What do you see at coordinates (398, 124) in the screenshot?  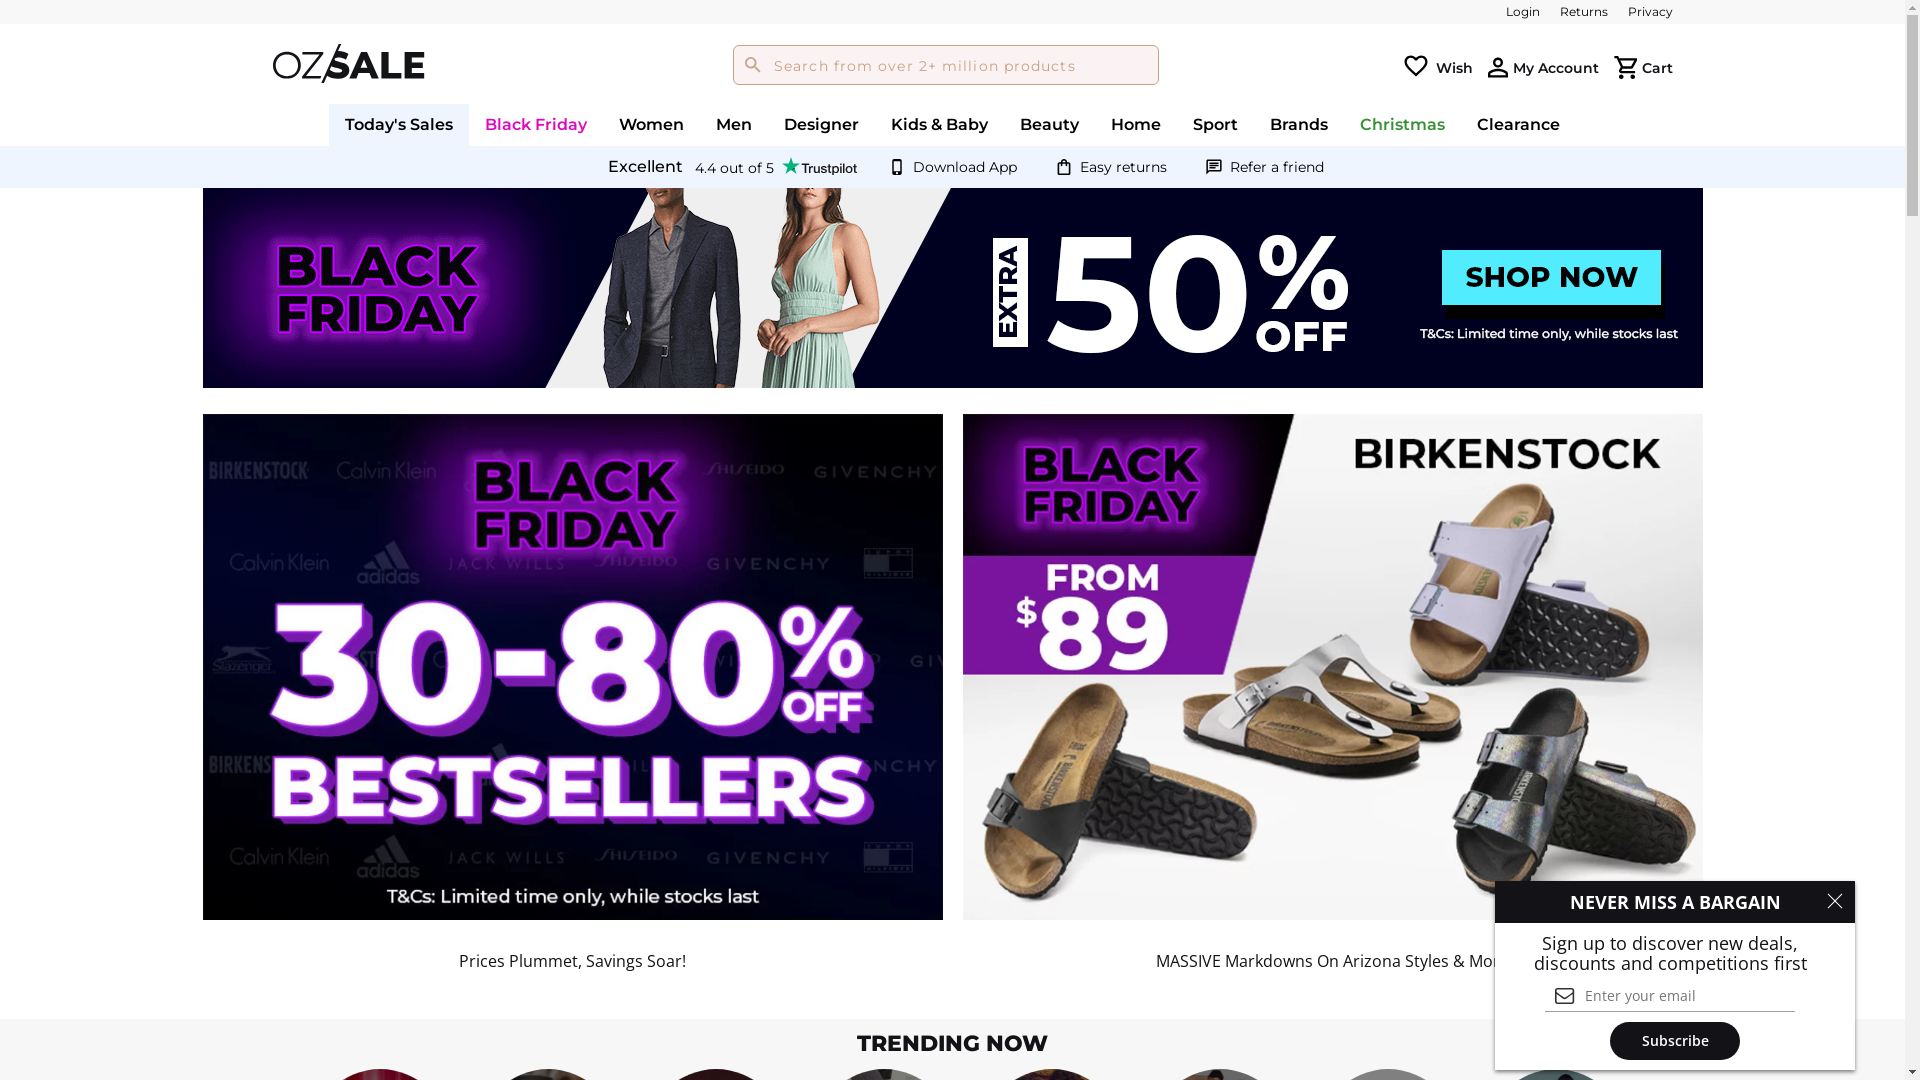 I see `'Today's Sales'` at bounding box center [398, 124].